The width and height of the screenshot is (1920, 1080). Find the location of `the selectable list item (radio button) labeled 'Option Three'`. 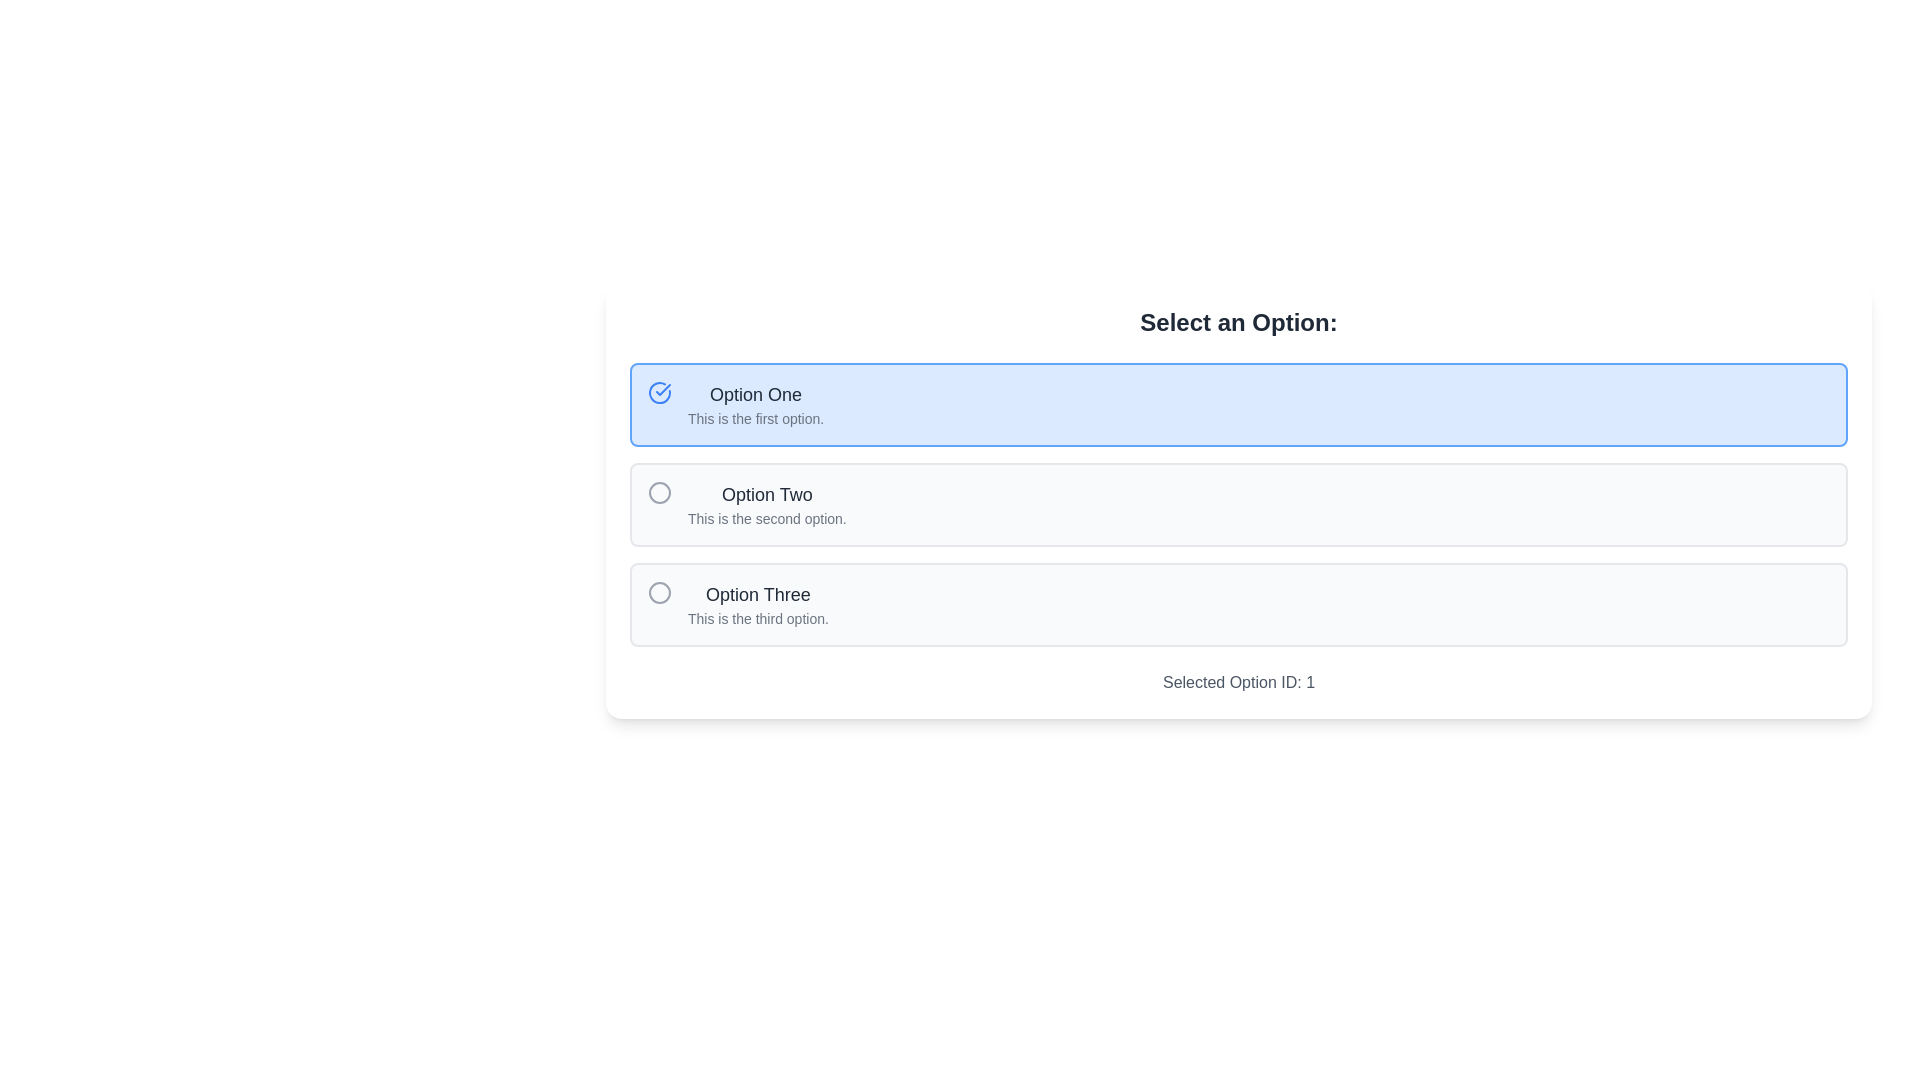

the selectable list item (radio button) labeled 'Option Three' is located at coordinates (1237, 604).